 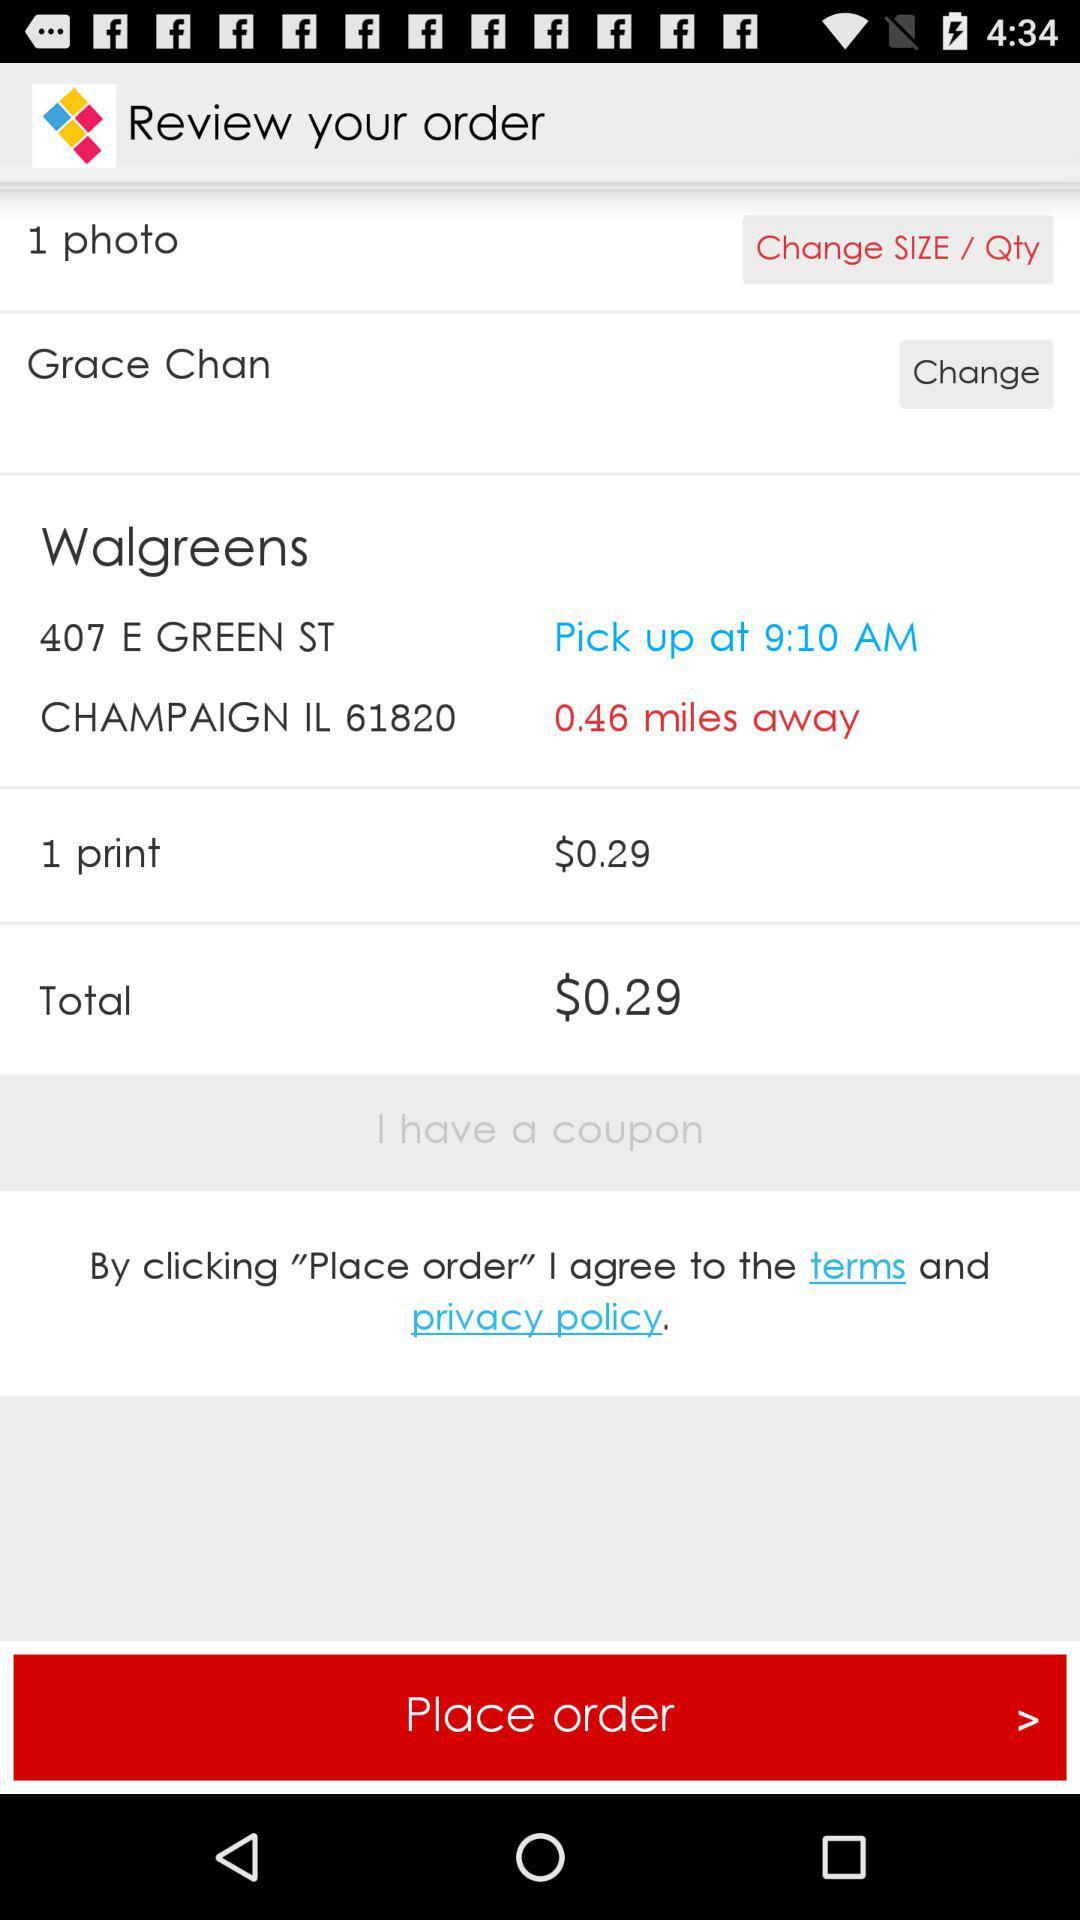 I want to click on the change size / qty item, so click(x=897, y=248).